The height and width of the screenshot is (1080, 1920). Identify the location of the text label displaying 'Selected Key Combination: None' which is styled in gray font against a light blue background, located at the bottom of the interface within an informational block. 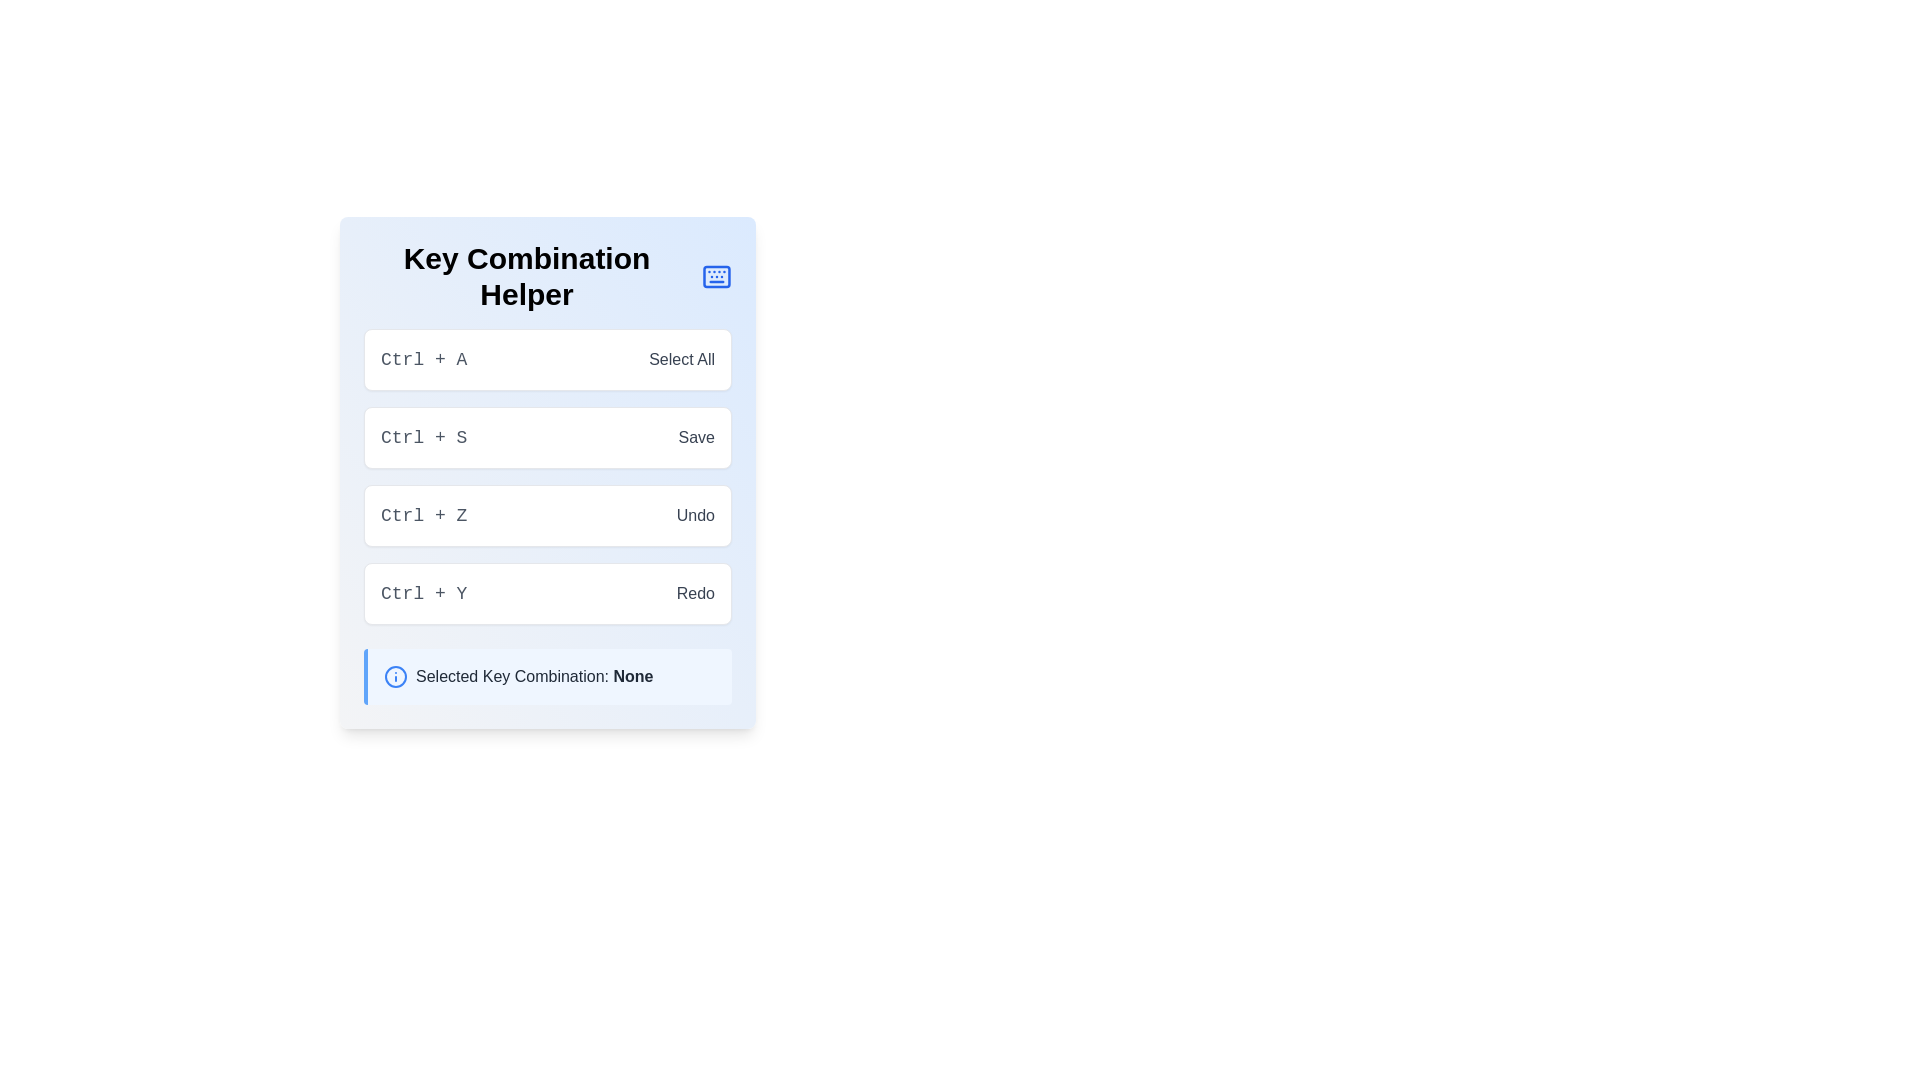
(534, 676).